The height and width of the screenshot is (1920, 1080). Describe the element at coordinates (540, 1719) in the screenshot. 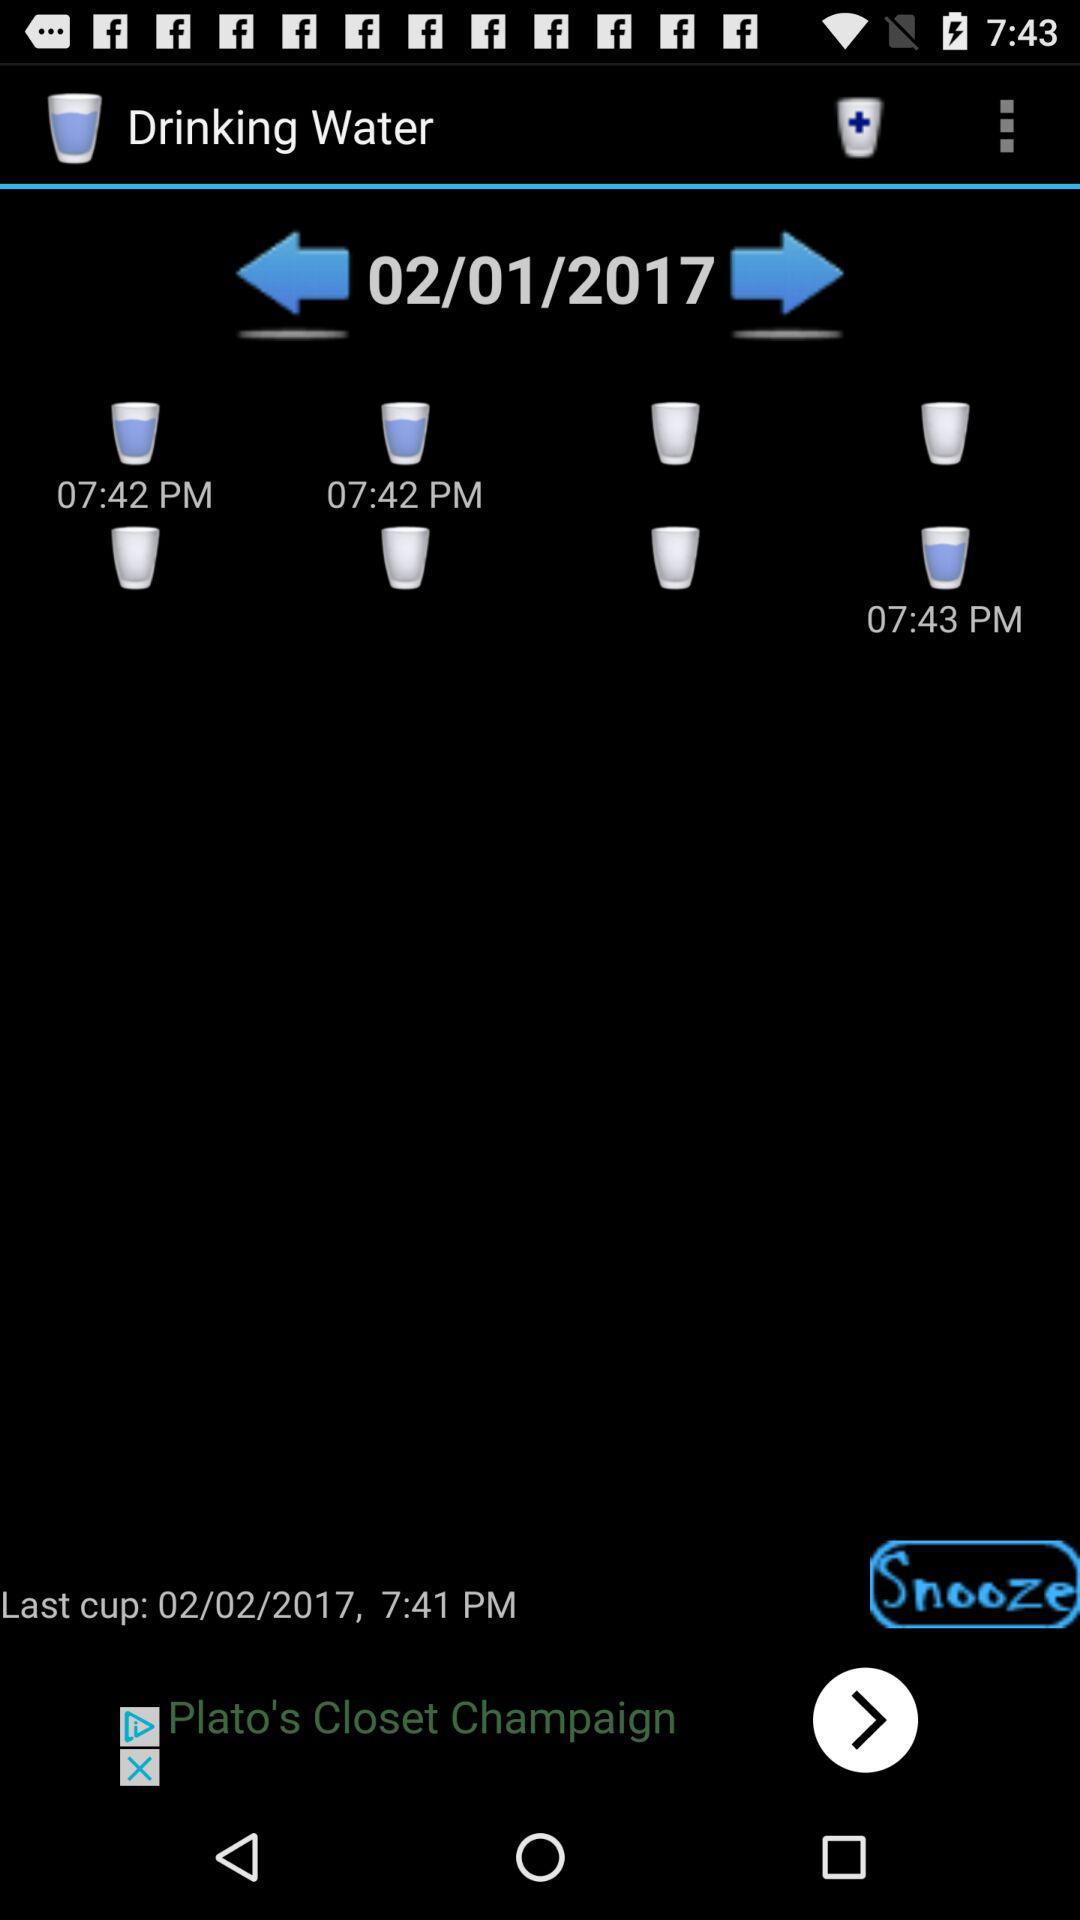

I see `next` at that location.